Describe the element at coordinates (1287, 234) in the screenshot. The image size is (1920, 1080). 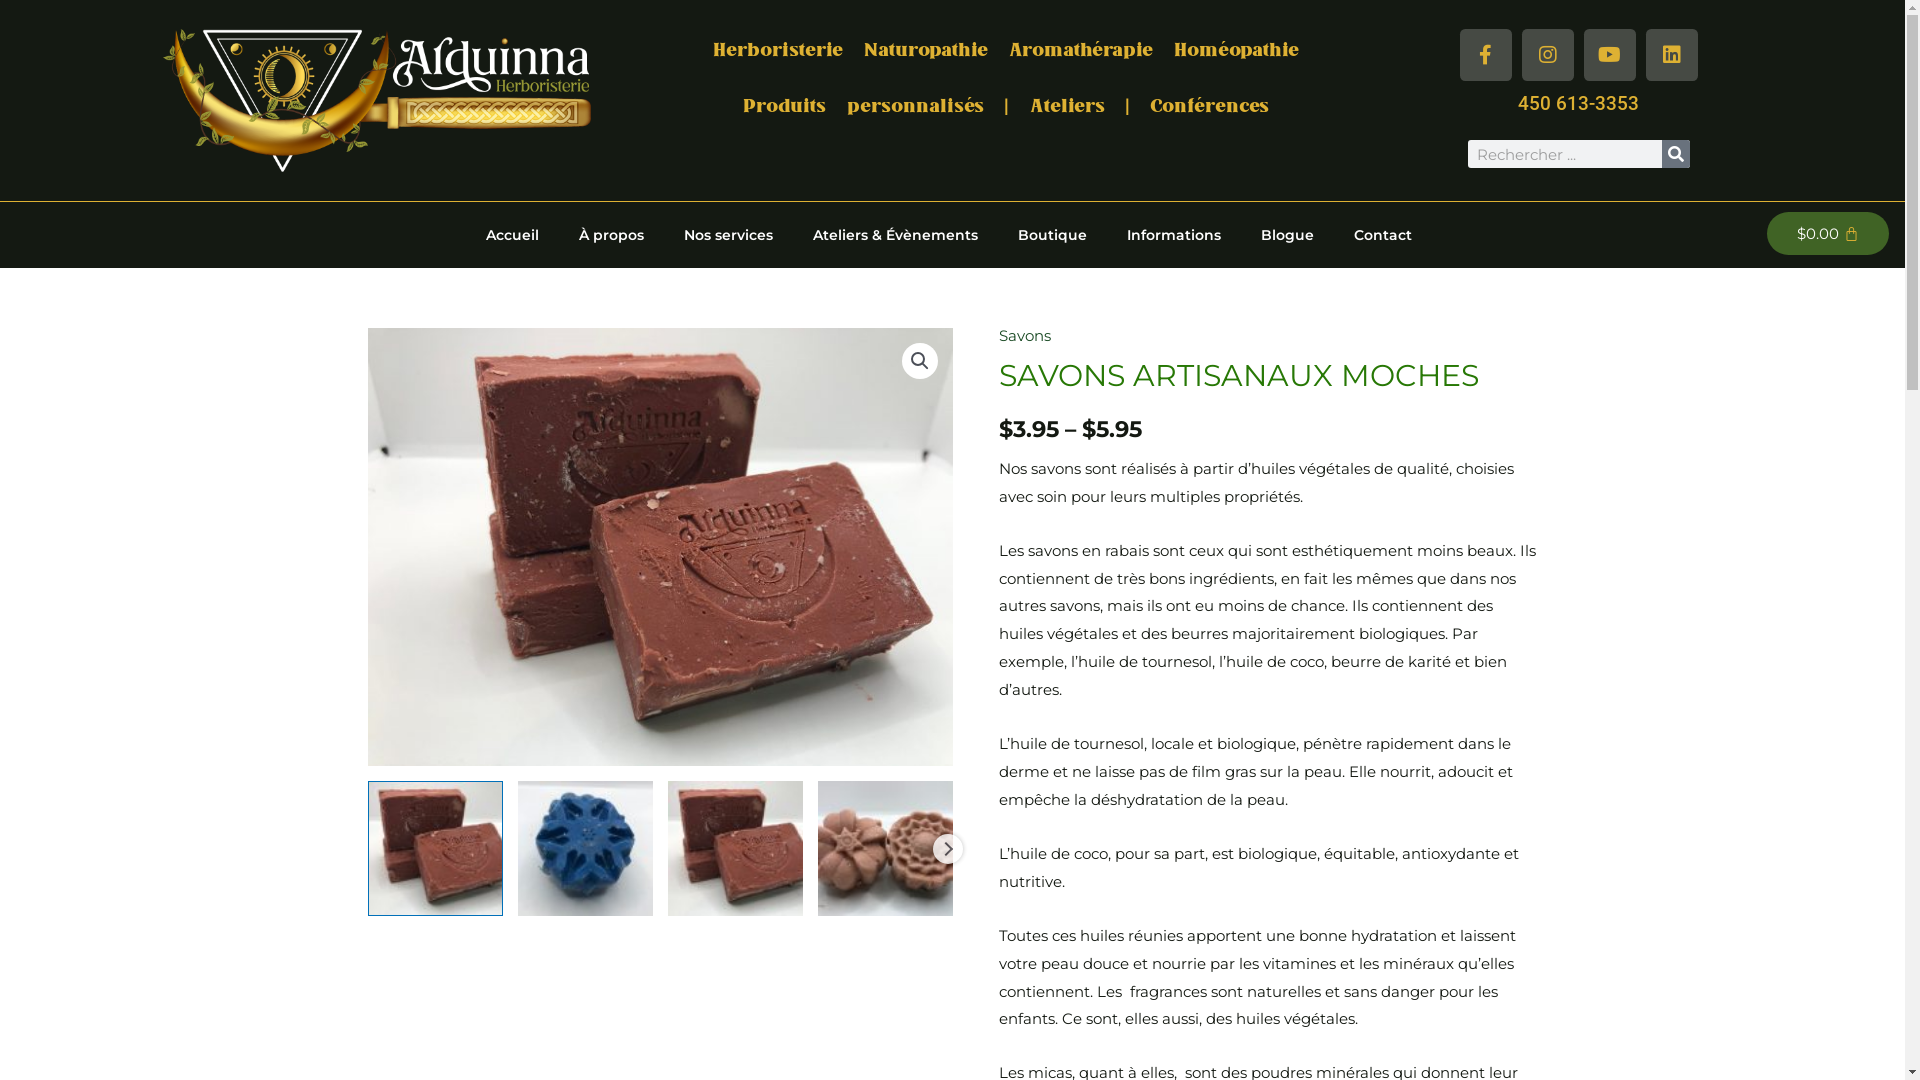
I see `'Blogue'` at that location.